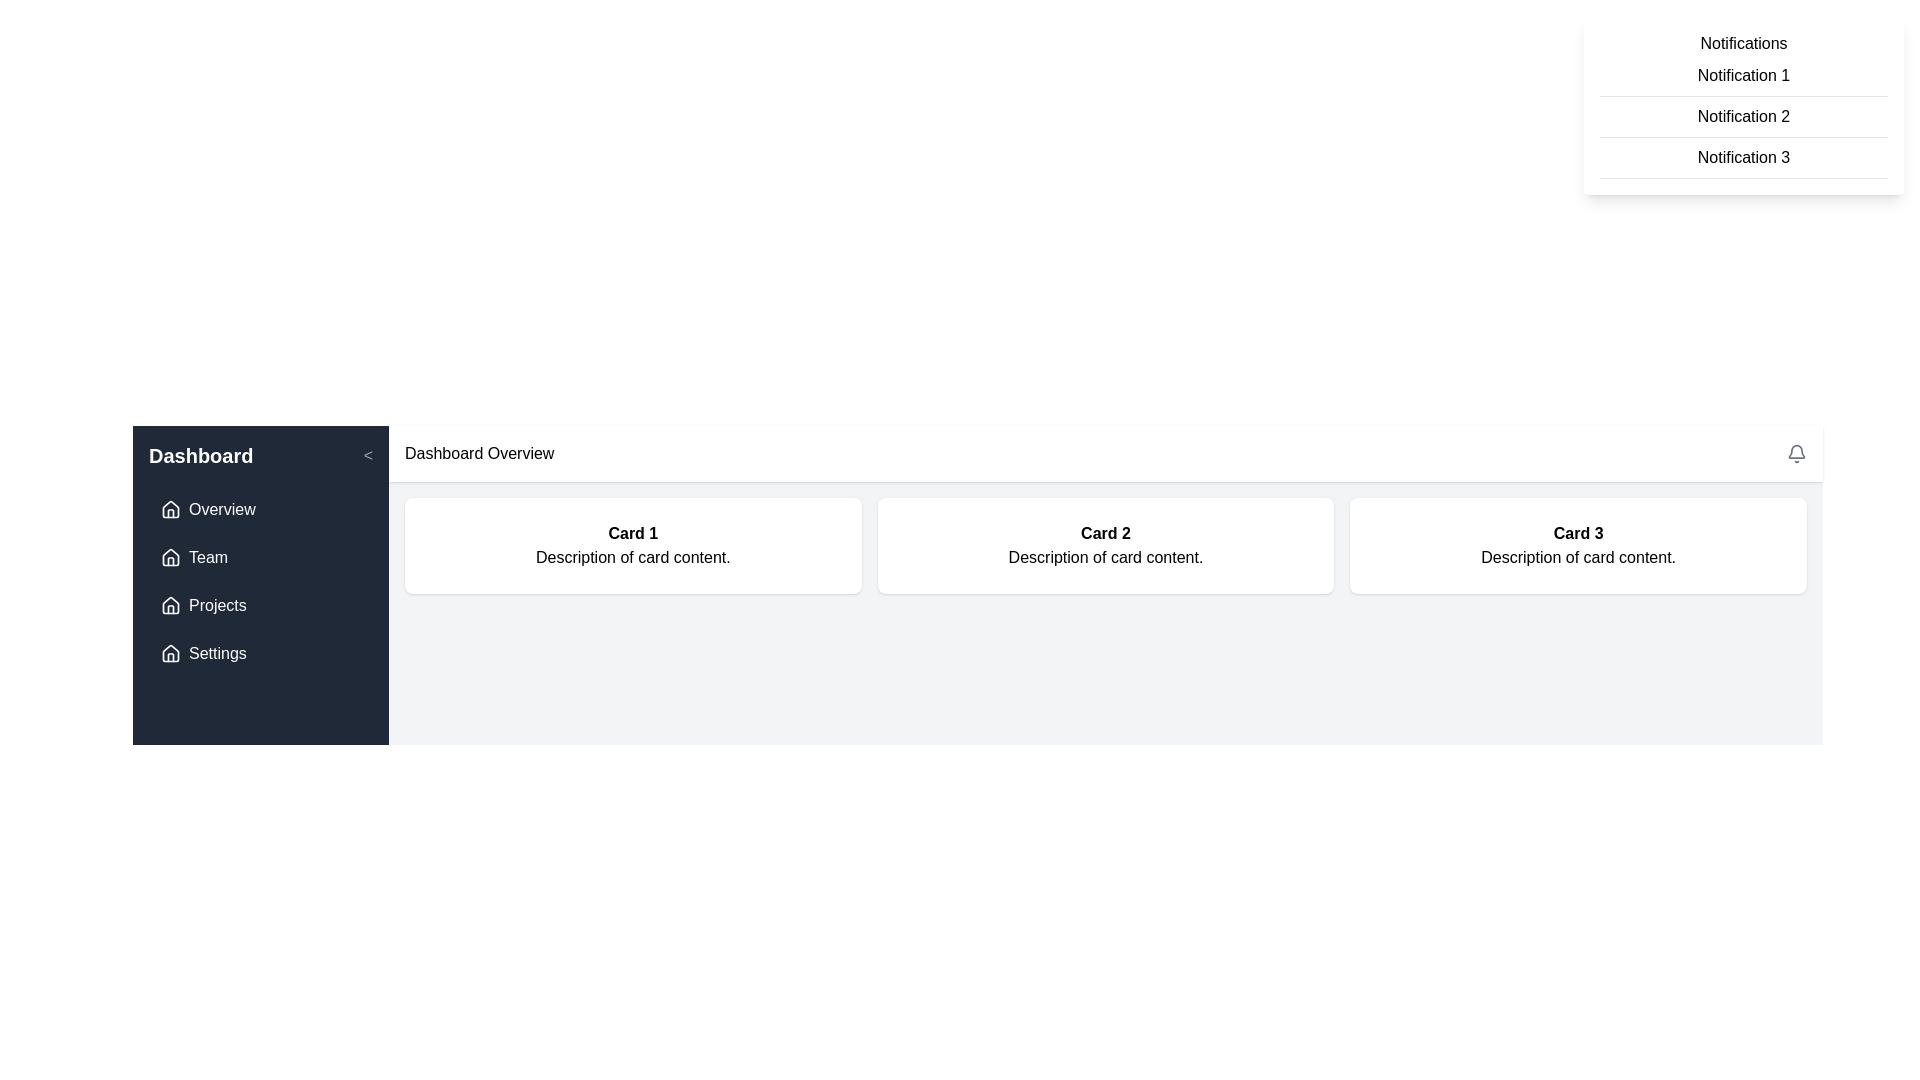 This screenshot has height=1080, width=1920. Describe the element at coordinates (632, 558) in the screenshot. I see `the descriptive Text label located centrally under the title 'Card 1' in the leftmost card of a horizontal array of three cards` at that location.